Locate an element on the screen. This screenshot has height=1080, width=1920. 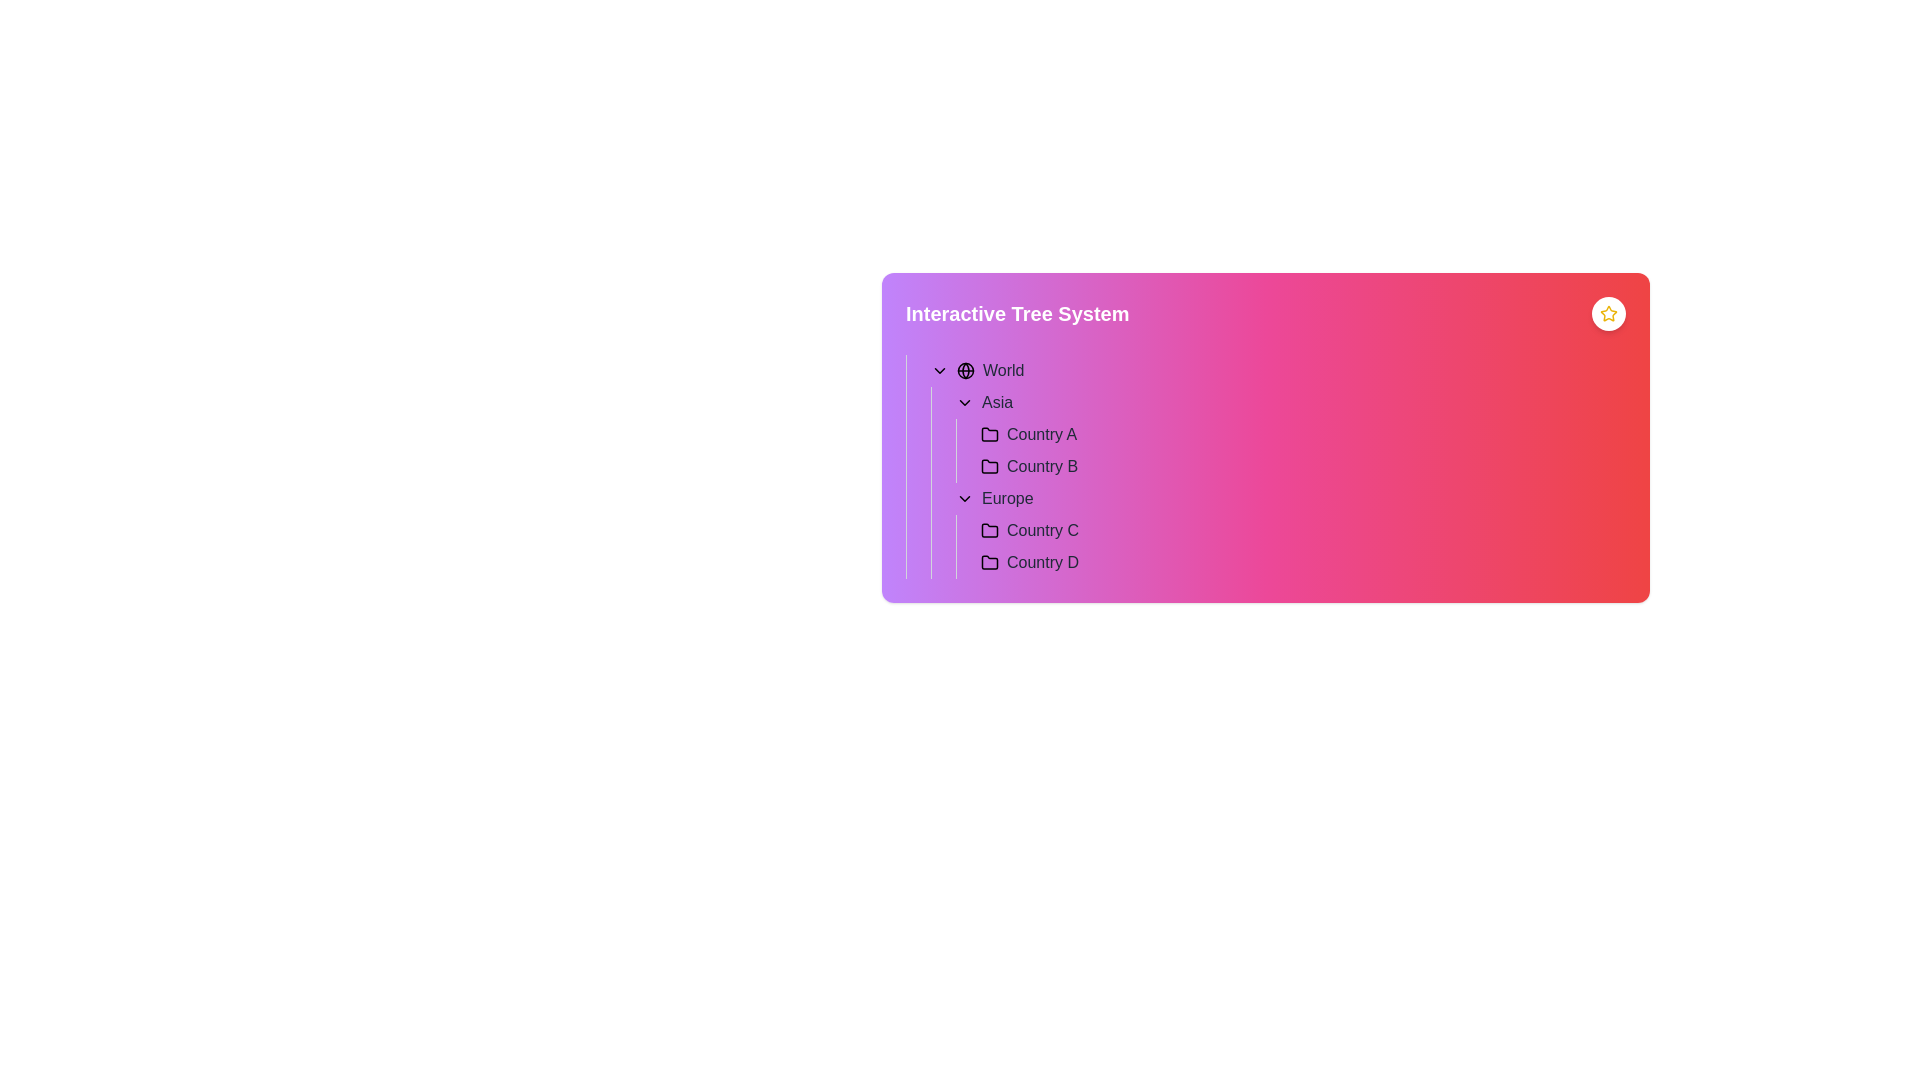
the folder icon representing 'Country B' in the hierarchical list is located at coordinates (989, 466).